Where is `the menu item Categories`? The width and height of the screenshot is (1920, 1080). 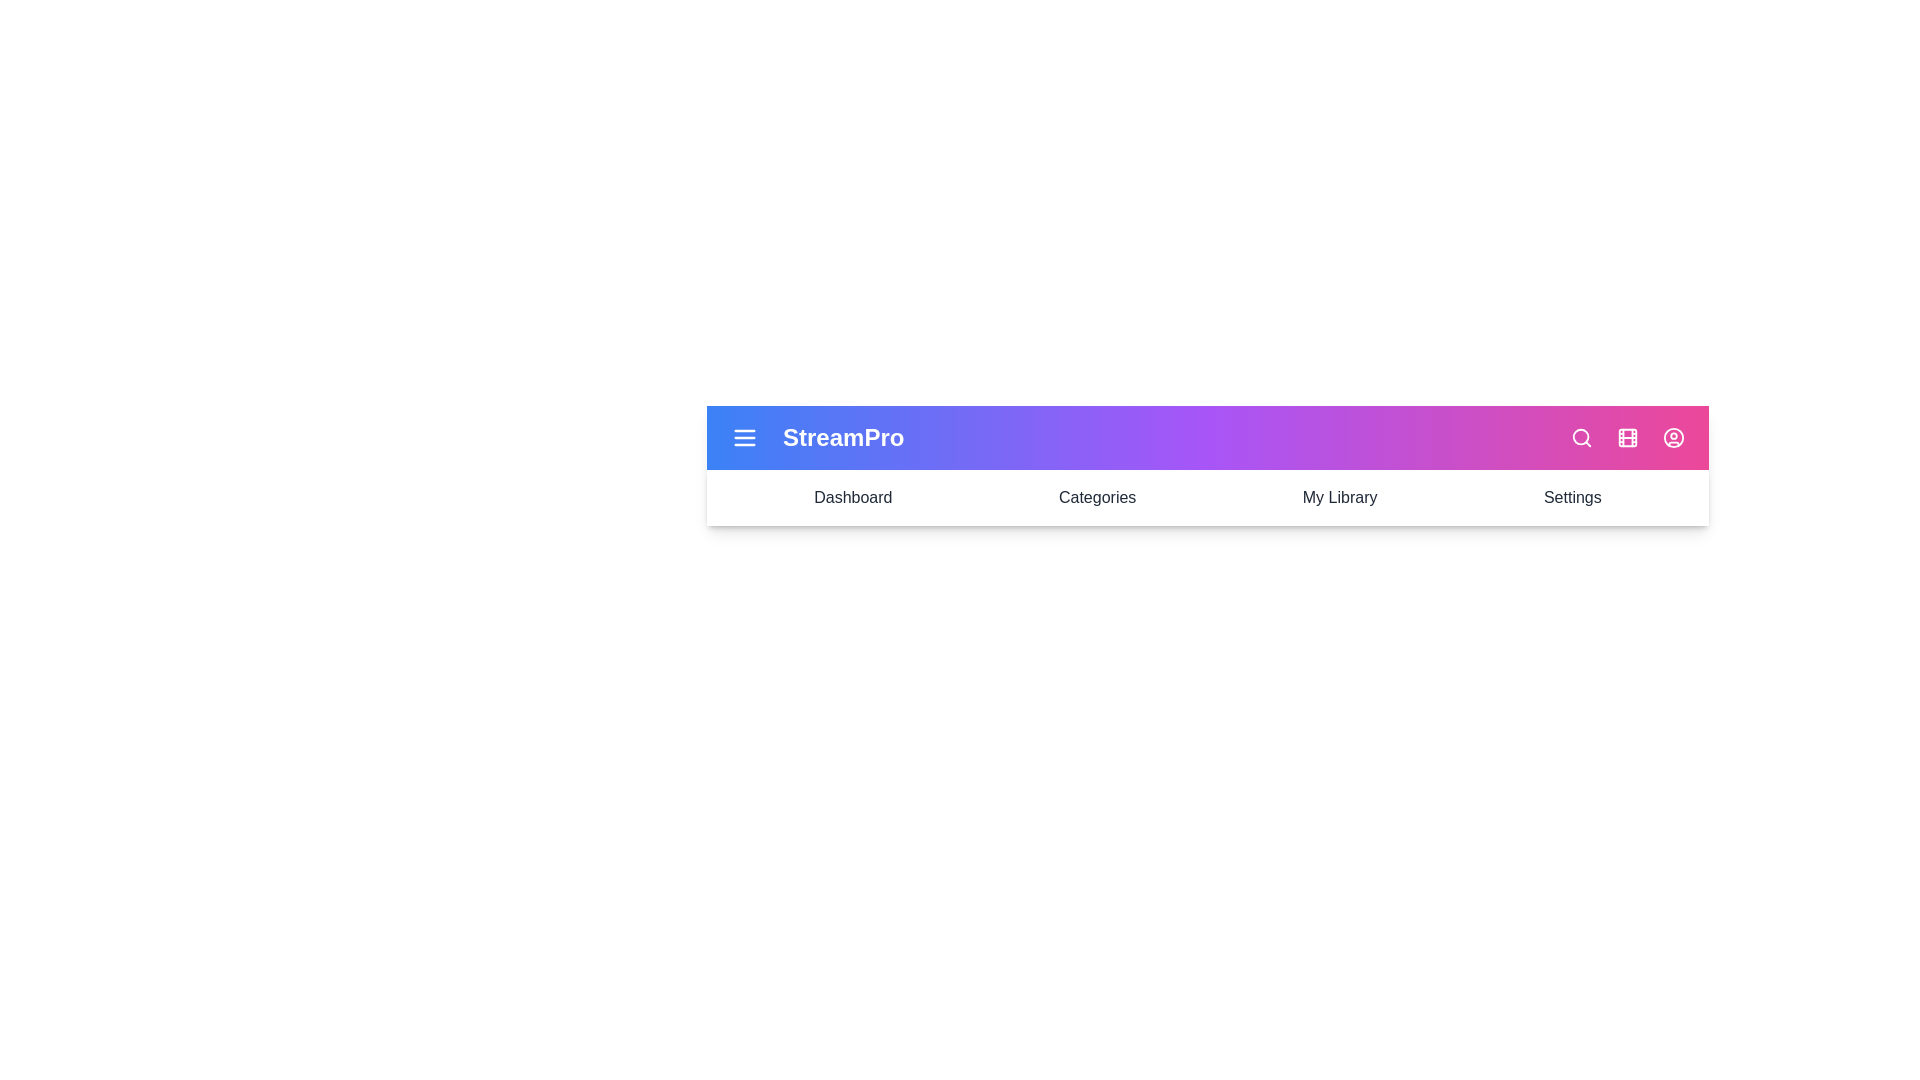
the menu item Categories is located at coordinates (1096, 496).